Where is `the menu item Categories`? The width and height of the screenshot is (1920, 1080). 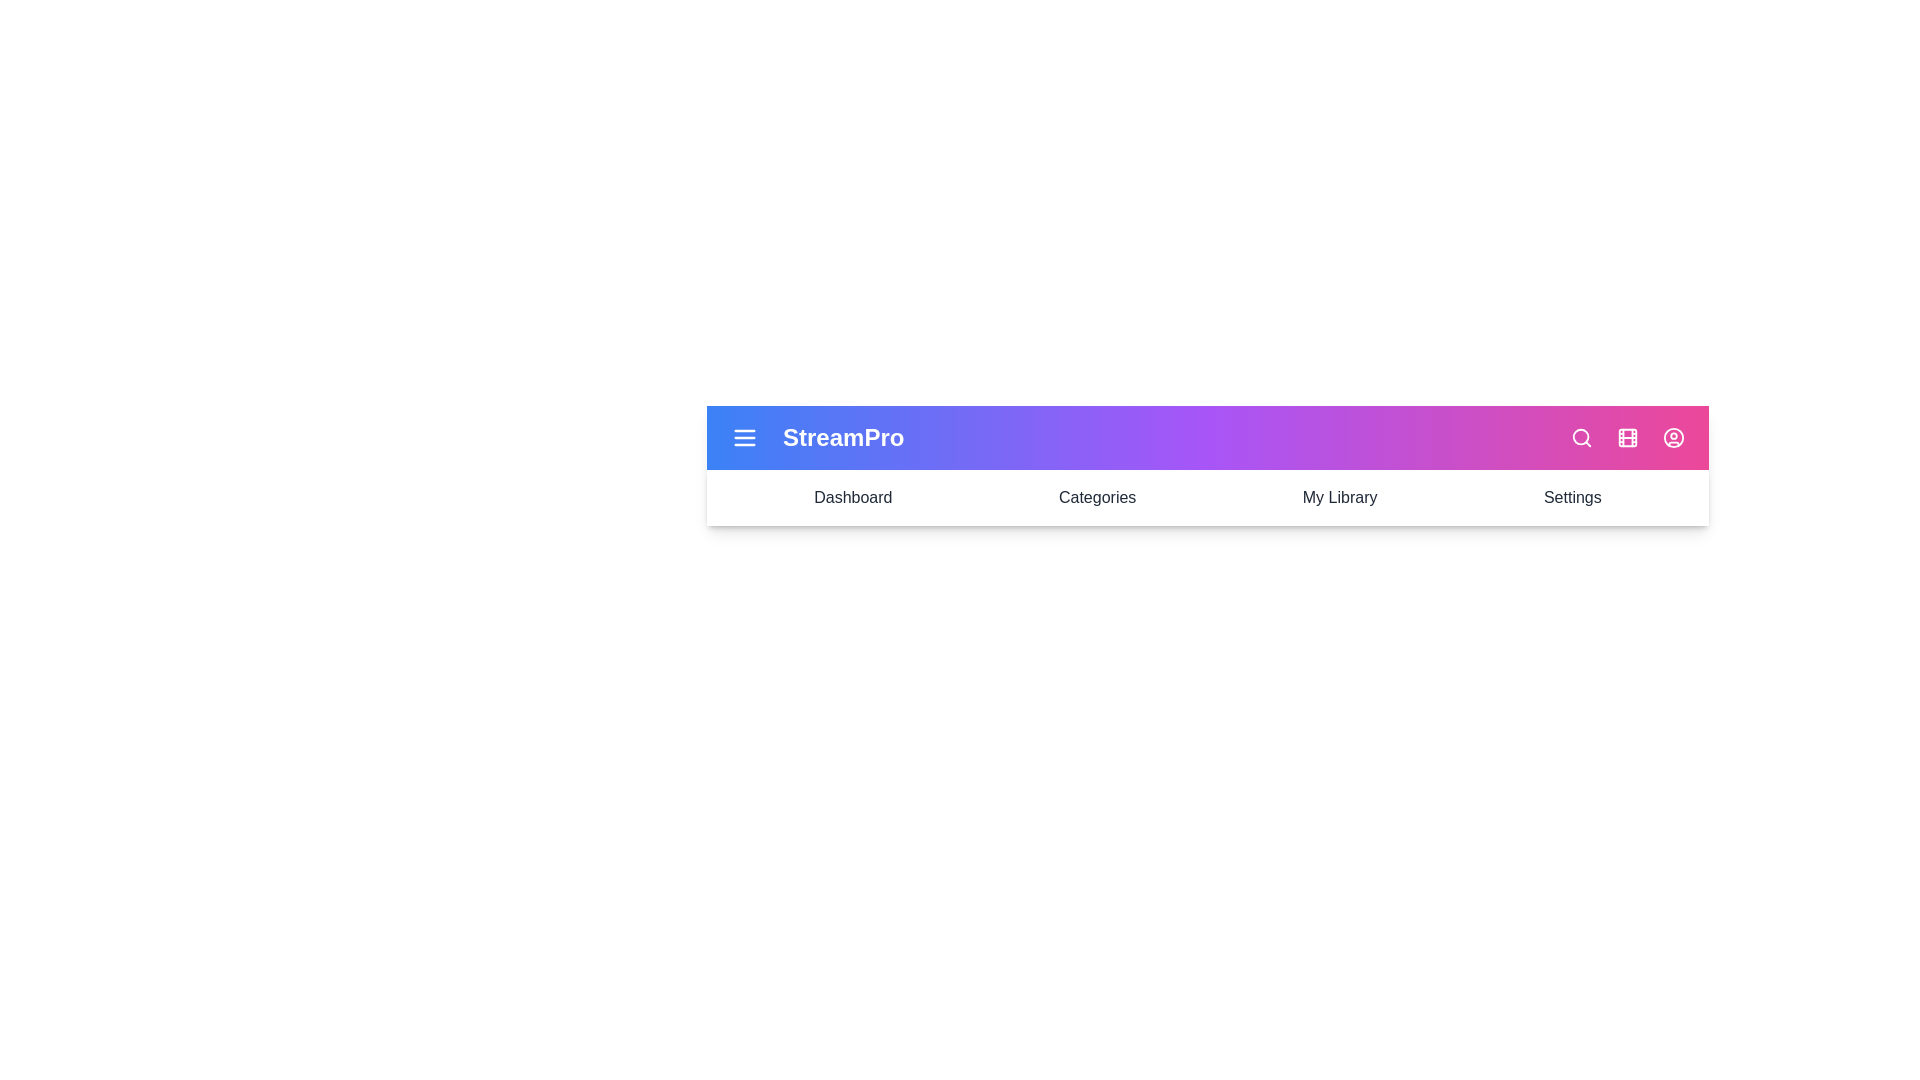
the menu item Categories is located at coordinates (1096, 496).